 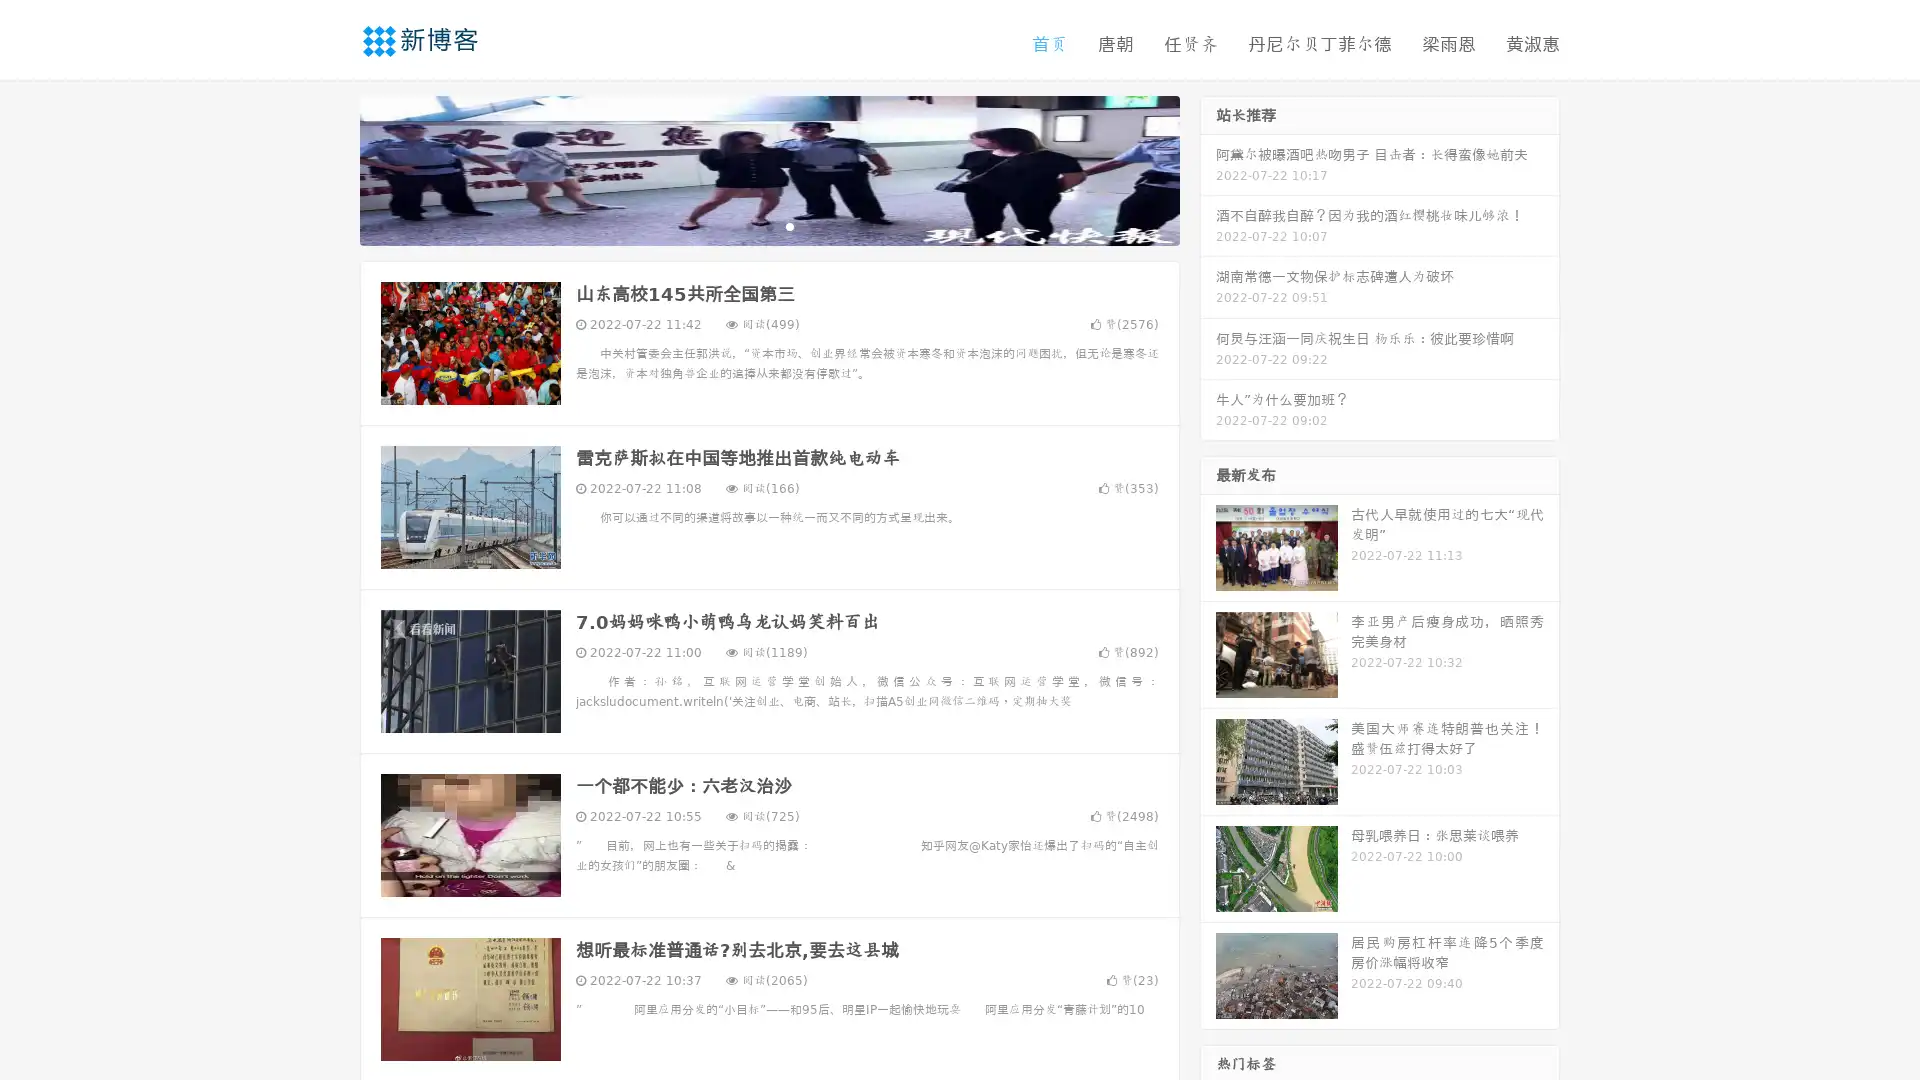 I want to click on Go to slide 2, so click(x=768, y=225).